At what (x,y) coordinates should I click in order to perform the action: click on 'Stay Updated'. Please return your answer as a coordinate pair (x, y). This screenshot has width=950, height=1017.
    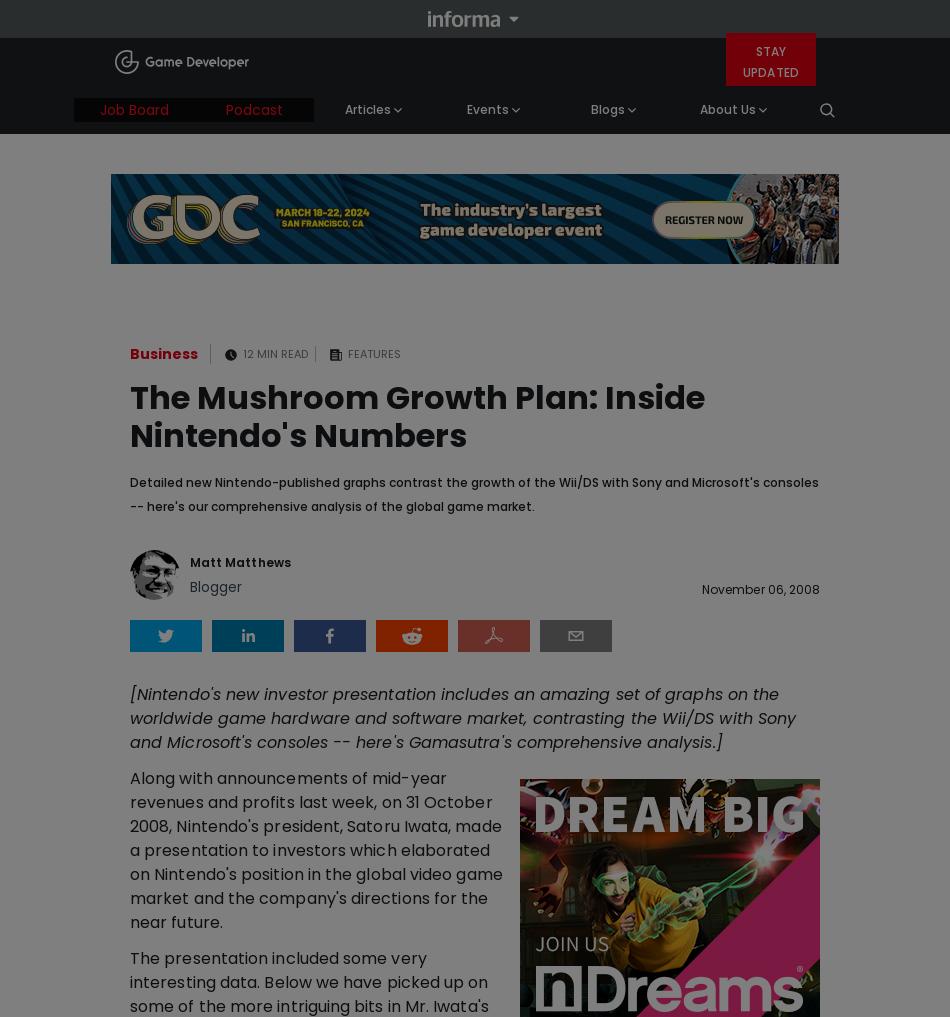
    Looking at the image, I should click on (769, 62).